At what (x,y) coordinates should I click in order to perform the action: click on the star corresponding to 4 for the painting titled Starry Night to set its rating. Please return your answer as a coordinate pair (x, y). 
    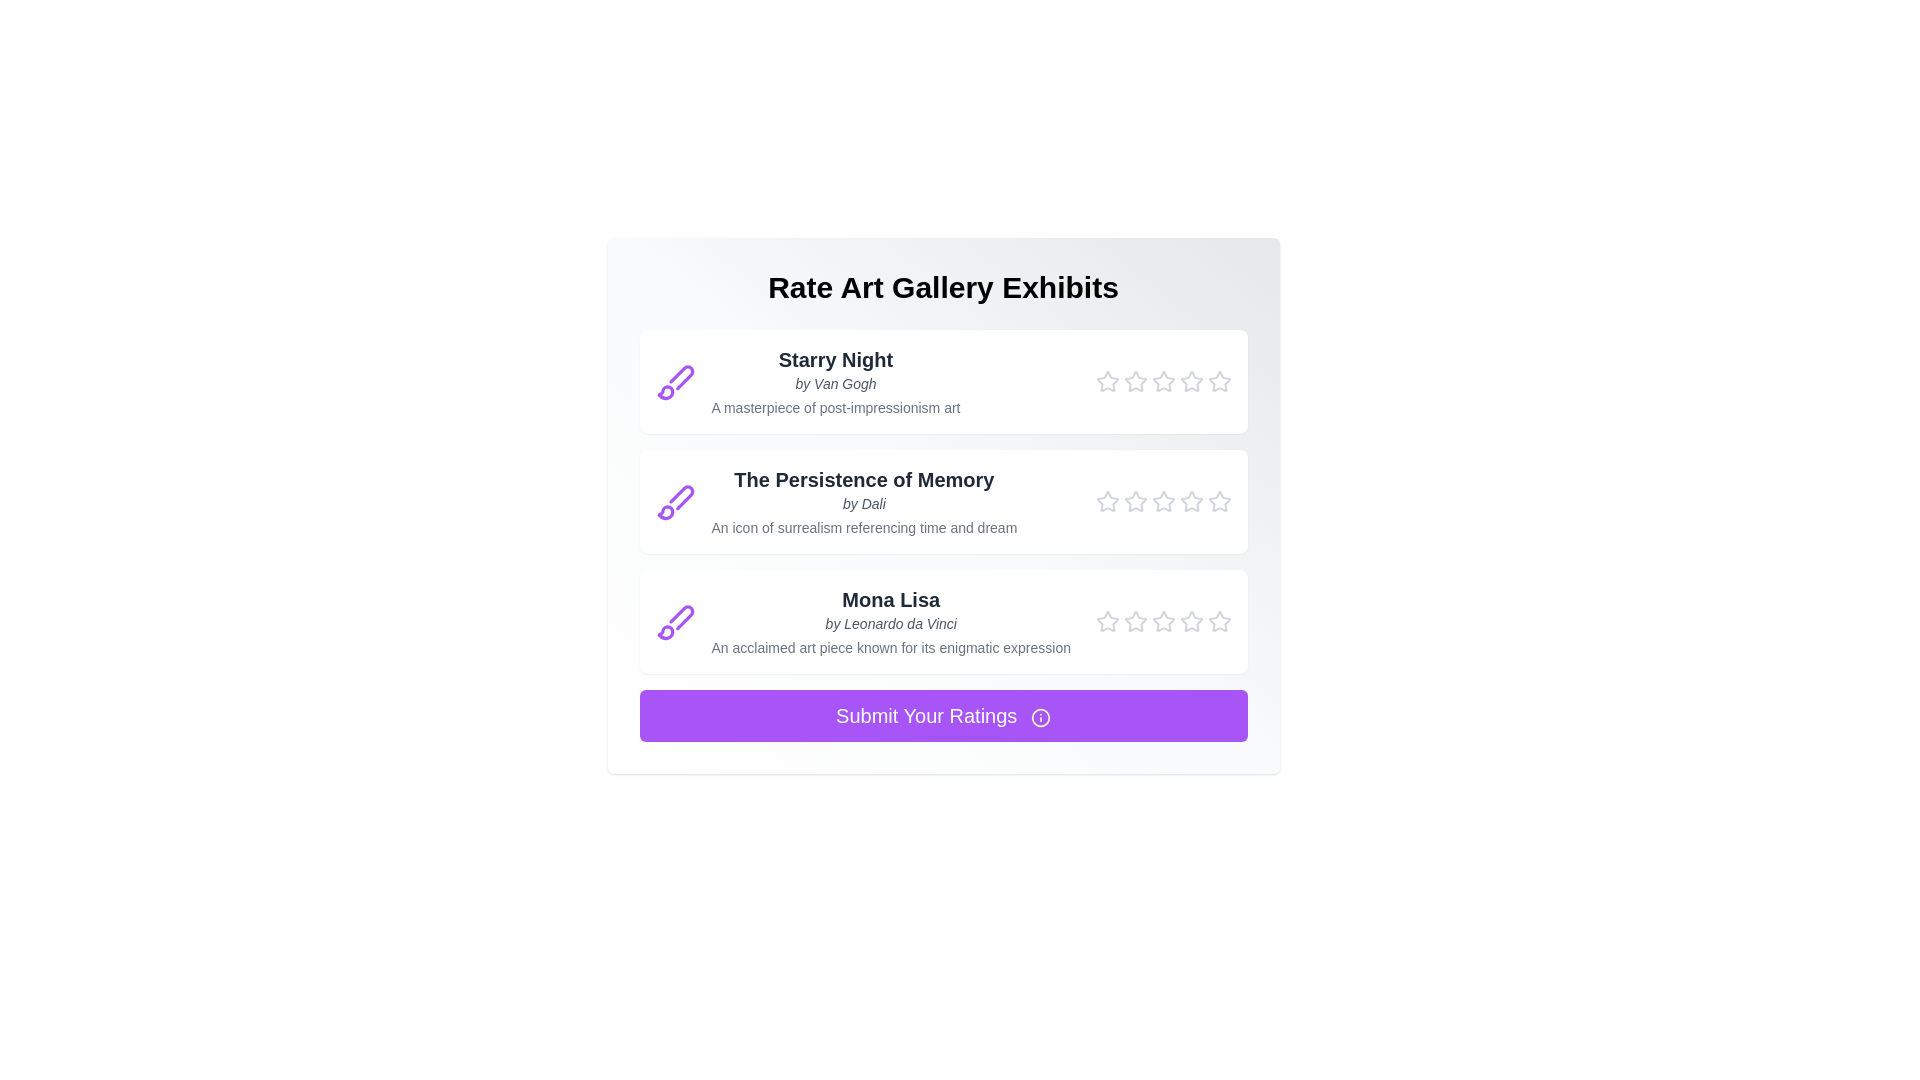
    Looking at the image, I should click on (1191, 381).